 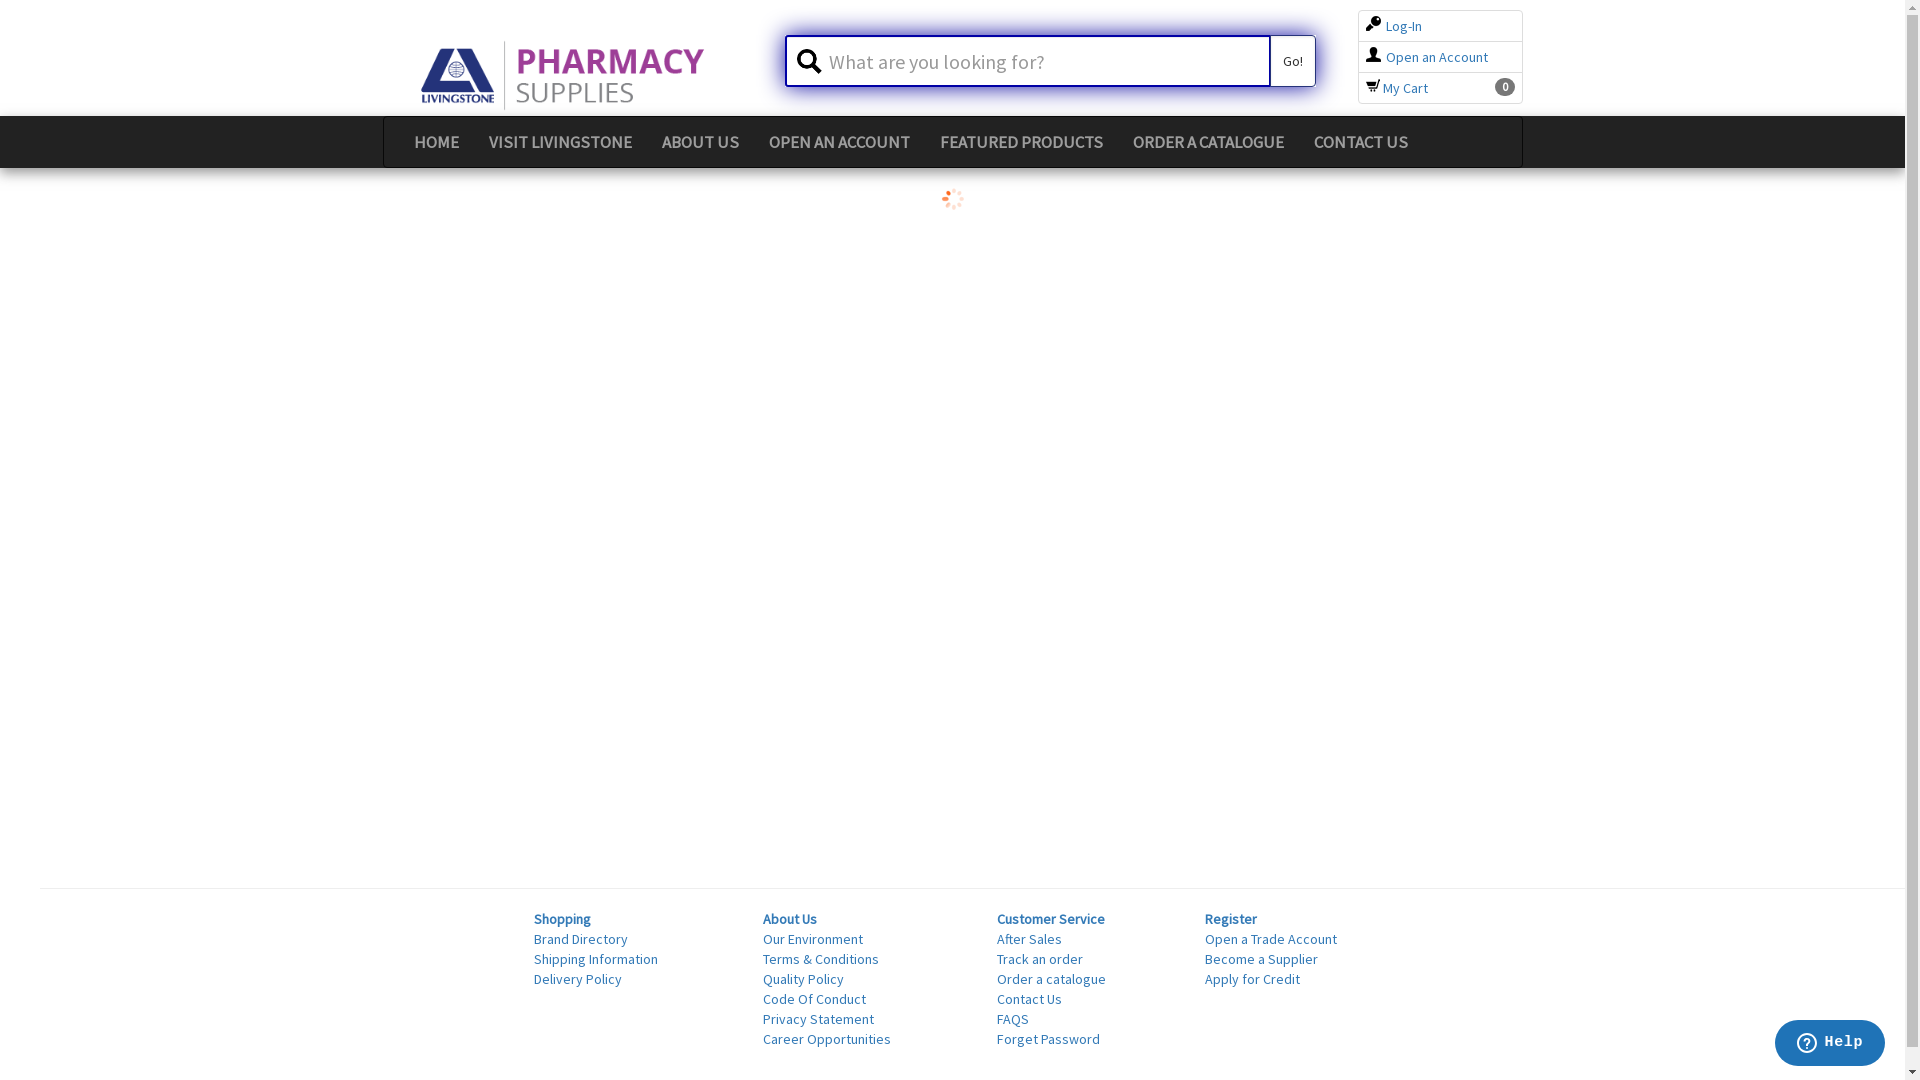 I want to click on 'Forget Password', so click(x=1047, y=1037).